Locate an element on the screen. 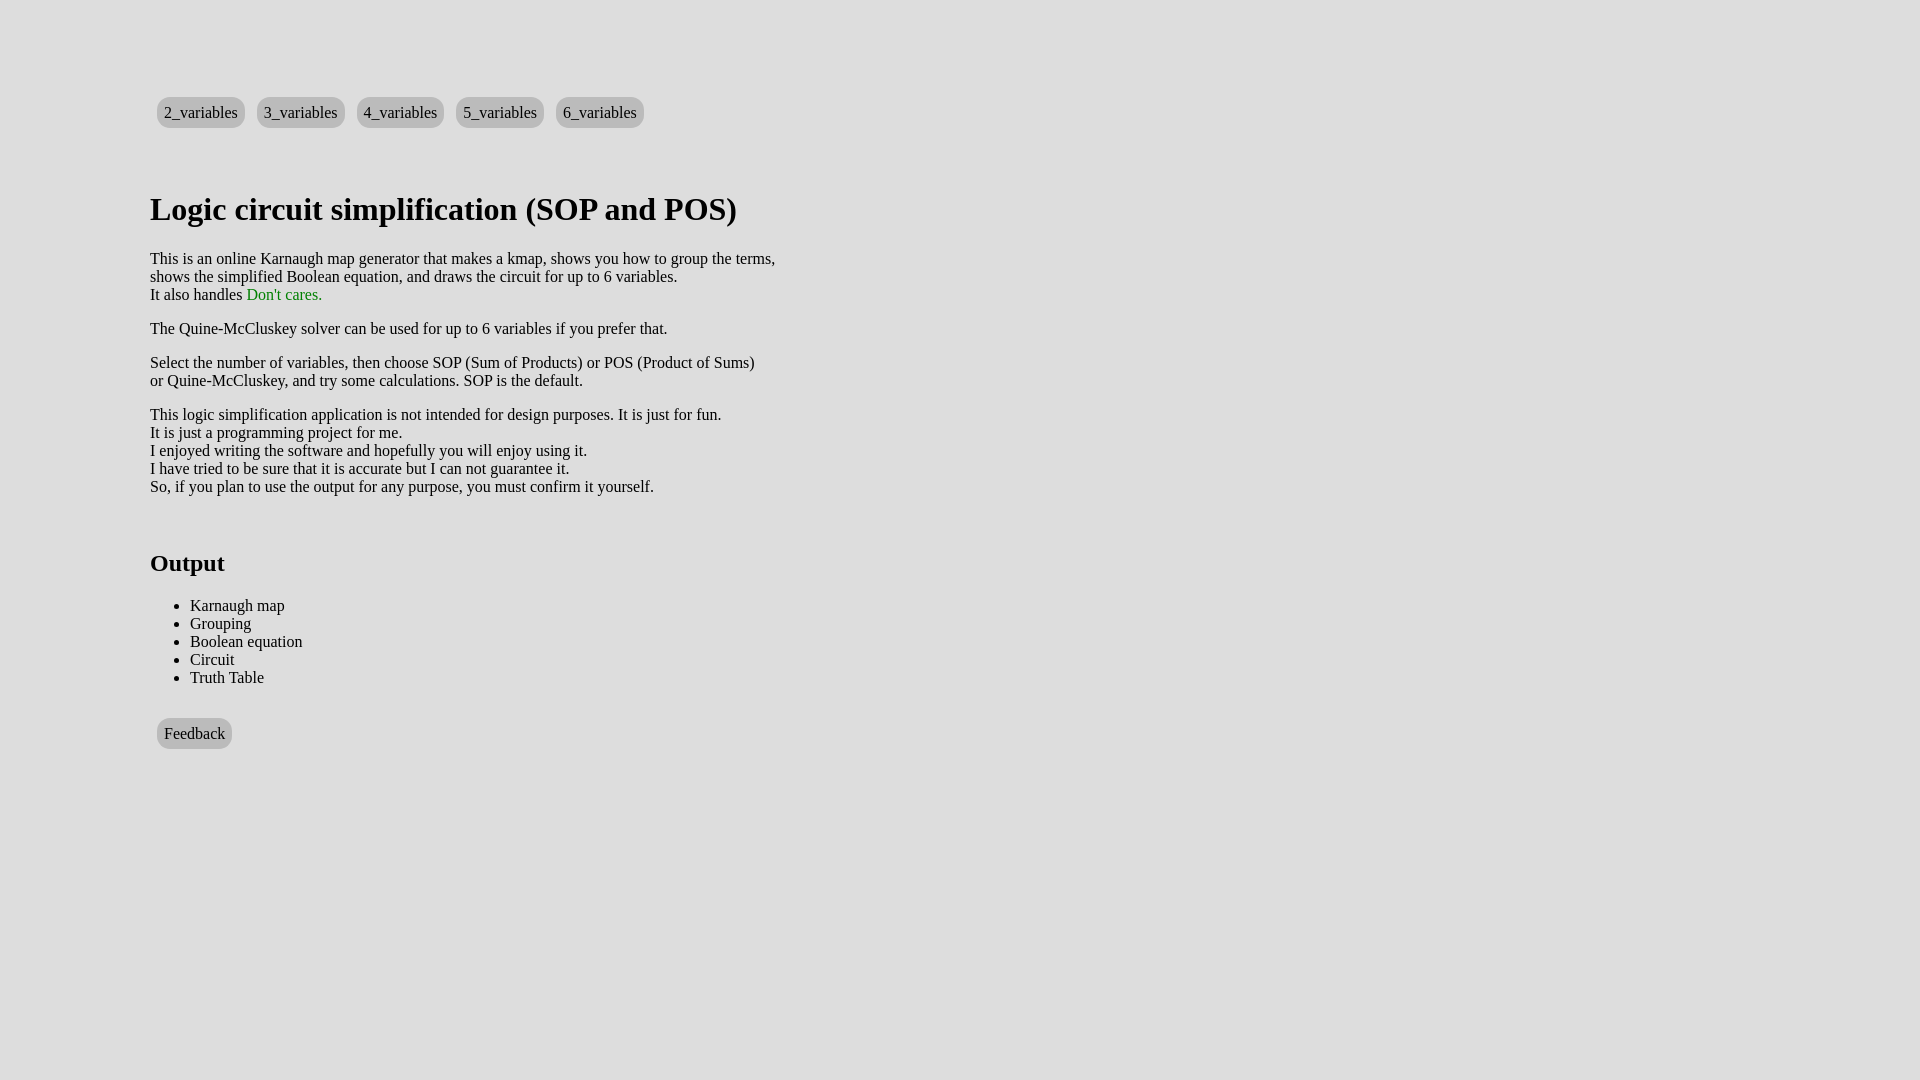 The height and width of the screenshot is (1080, 1920). '5_variables' is located at coordinates (455, 112).